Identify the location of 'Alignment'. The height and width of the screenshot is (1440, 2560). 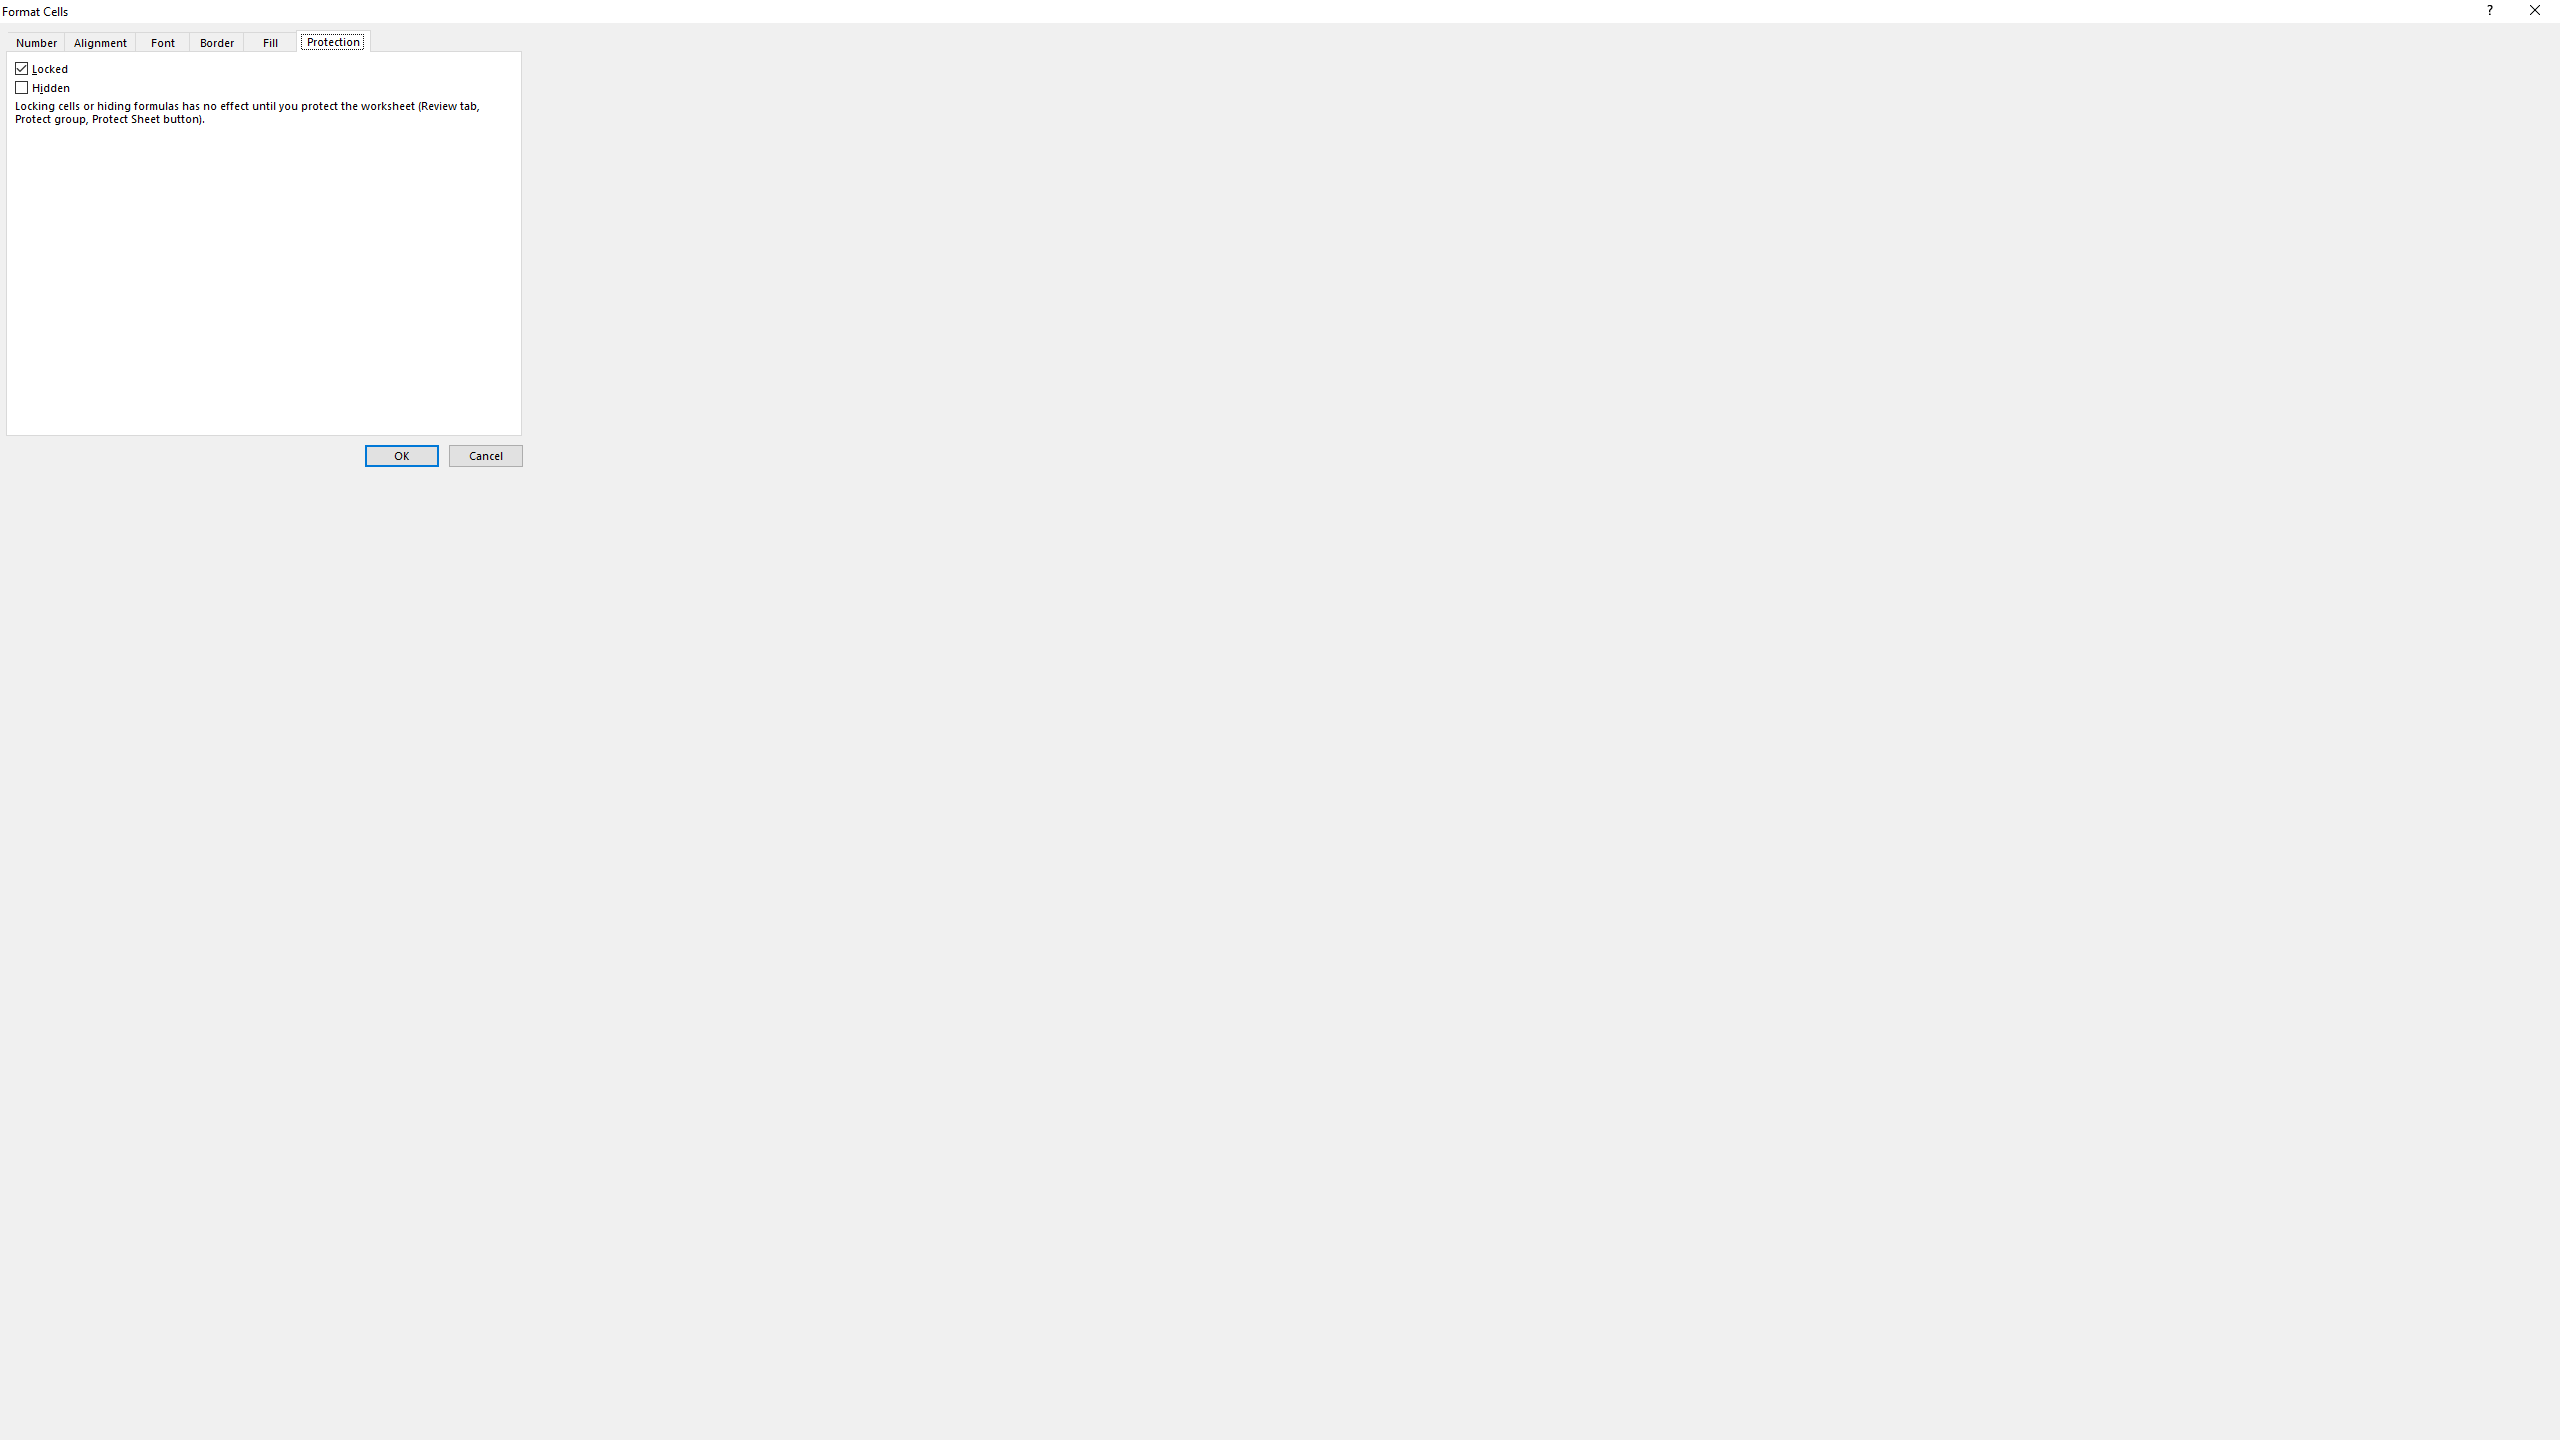
(98, 41).